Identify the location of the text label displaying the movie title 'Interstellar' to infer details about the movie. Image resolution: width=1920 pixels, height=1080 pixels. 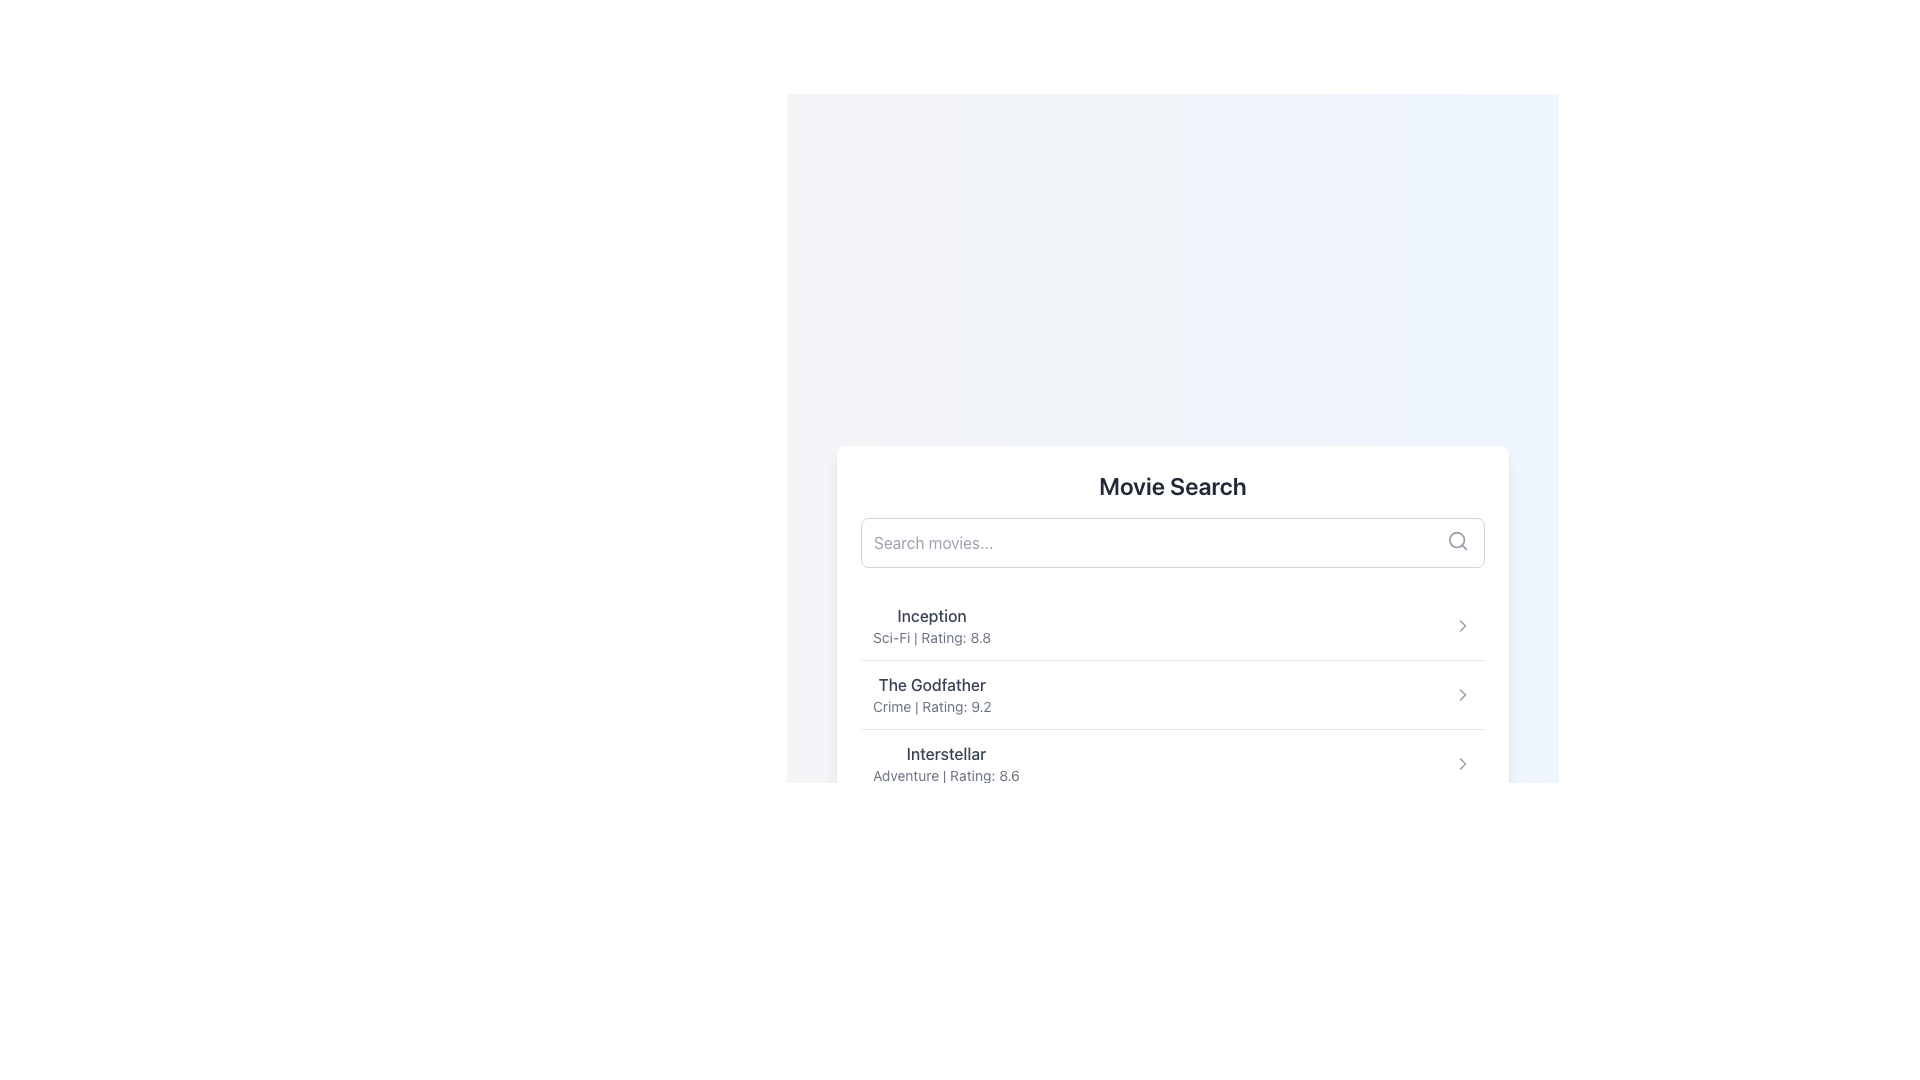
(945, 753).